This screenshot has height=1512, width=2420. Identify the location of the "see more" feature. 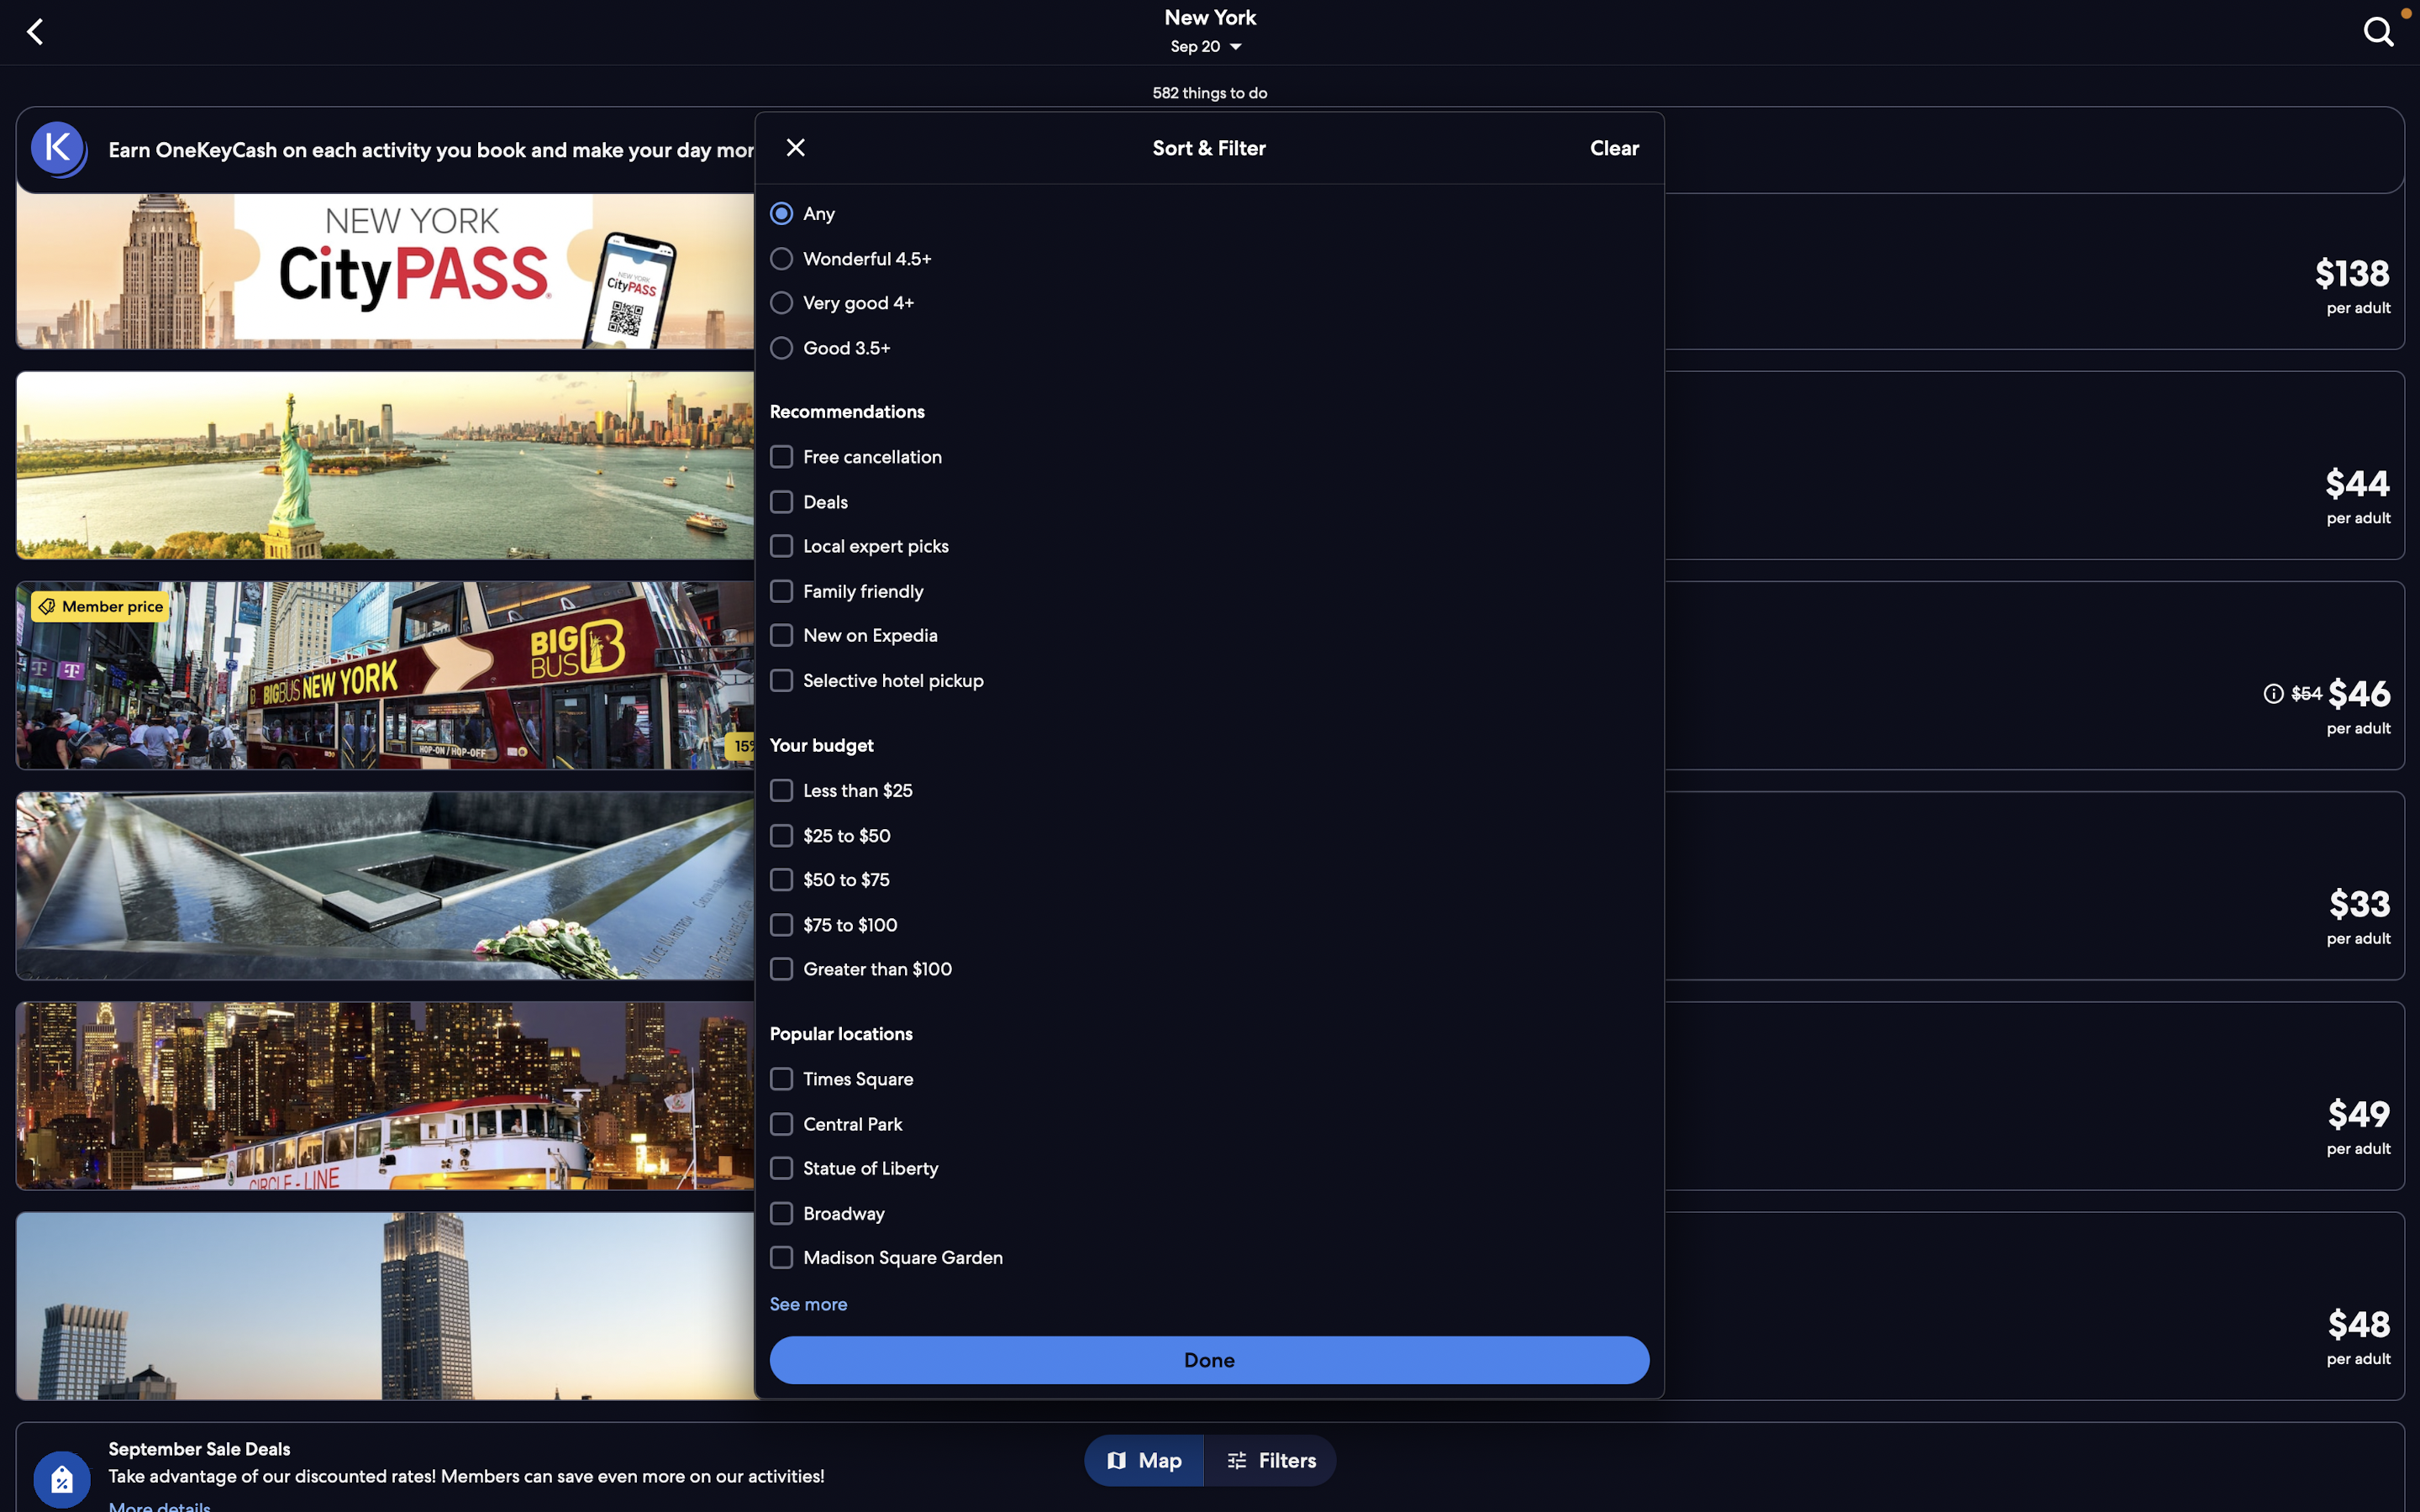
(808, 1305).